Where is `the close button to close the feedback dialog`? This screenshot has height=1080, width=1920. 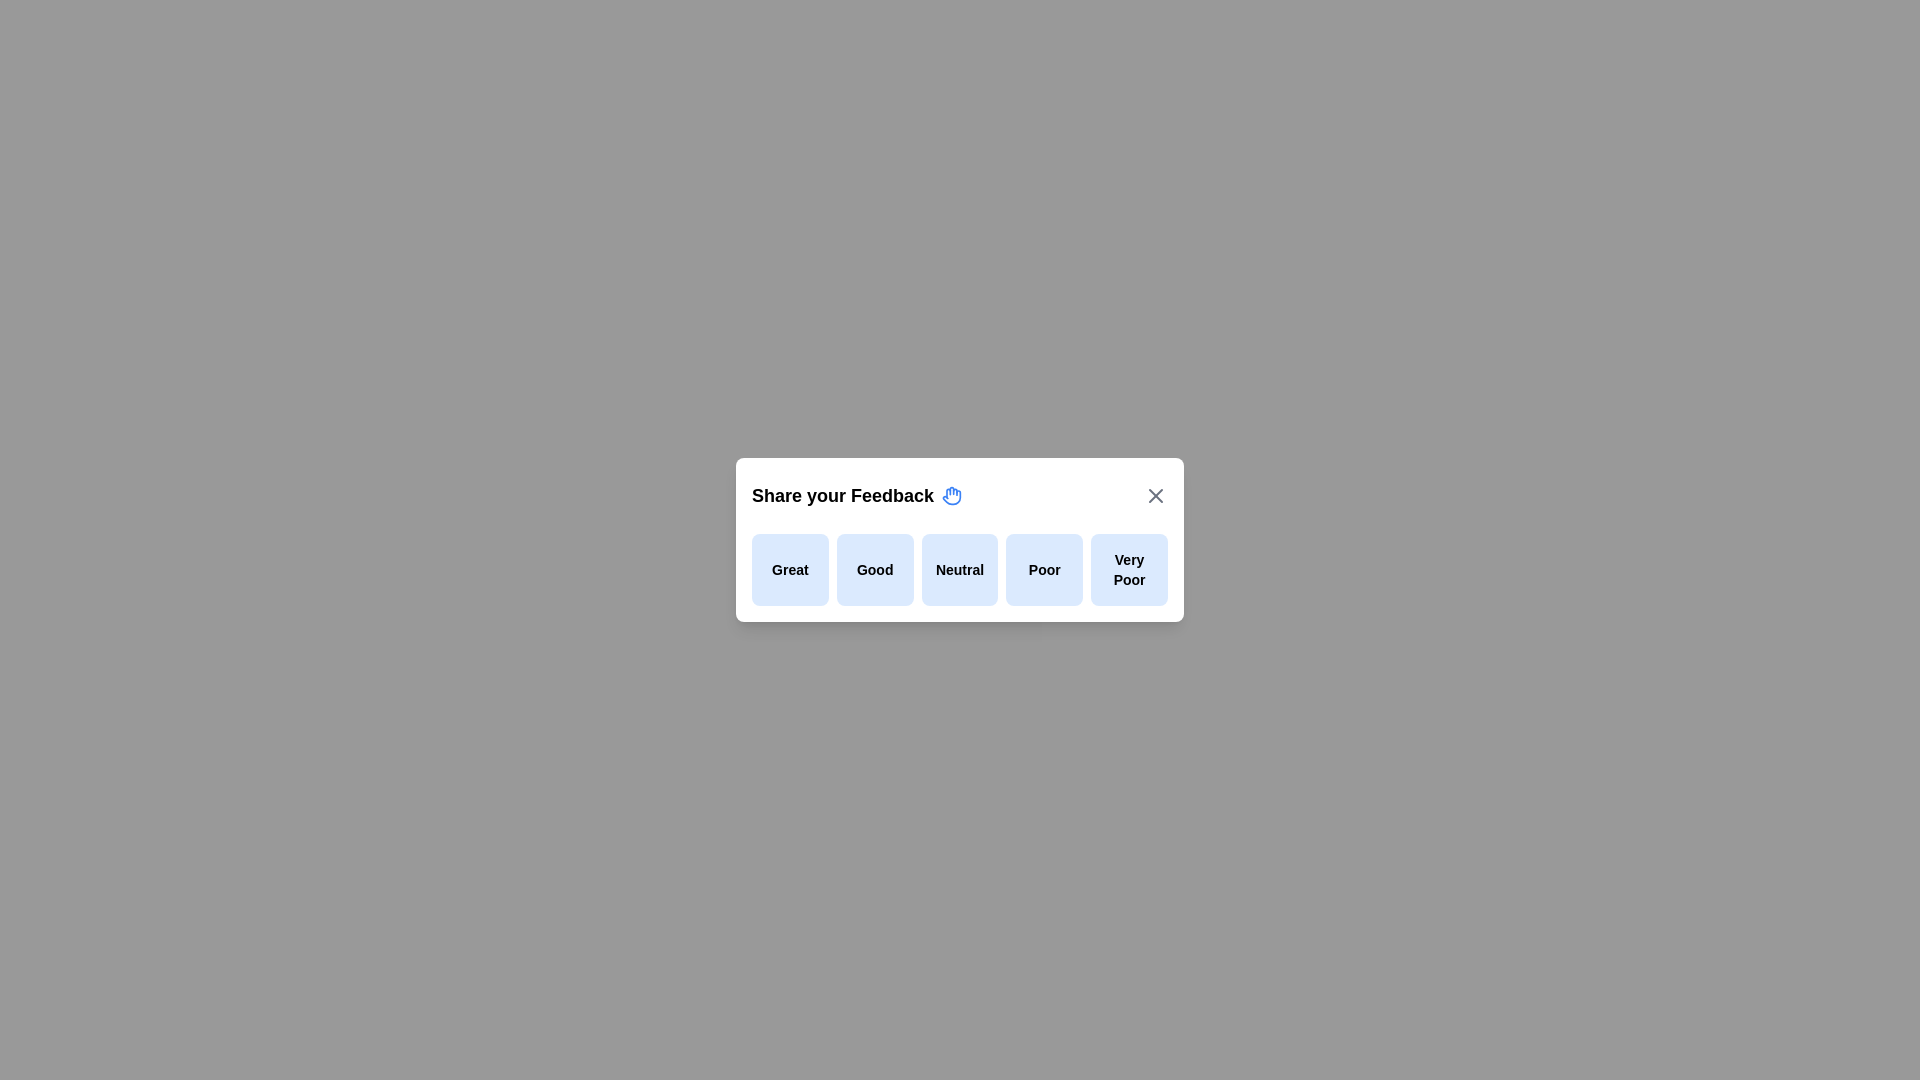
the close button to close the feedback dialog is located at coordinates (1156, 495).